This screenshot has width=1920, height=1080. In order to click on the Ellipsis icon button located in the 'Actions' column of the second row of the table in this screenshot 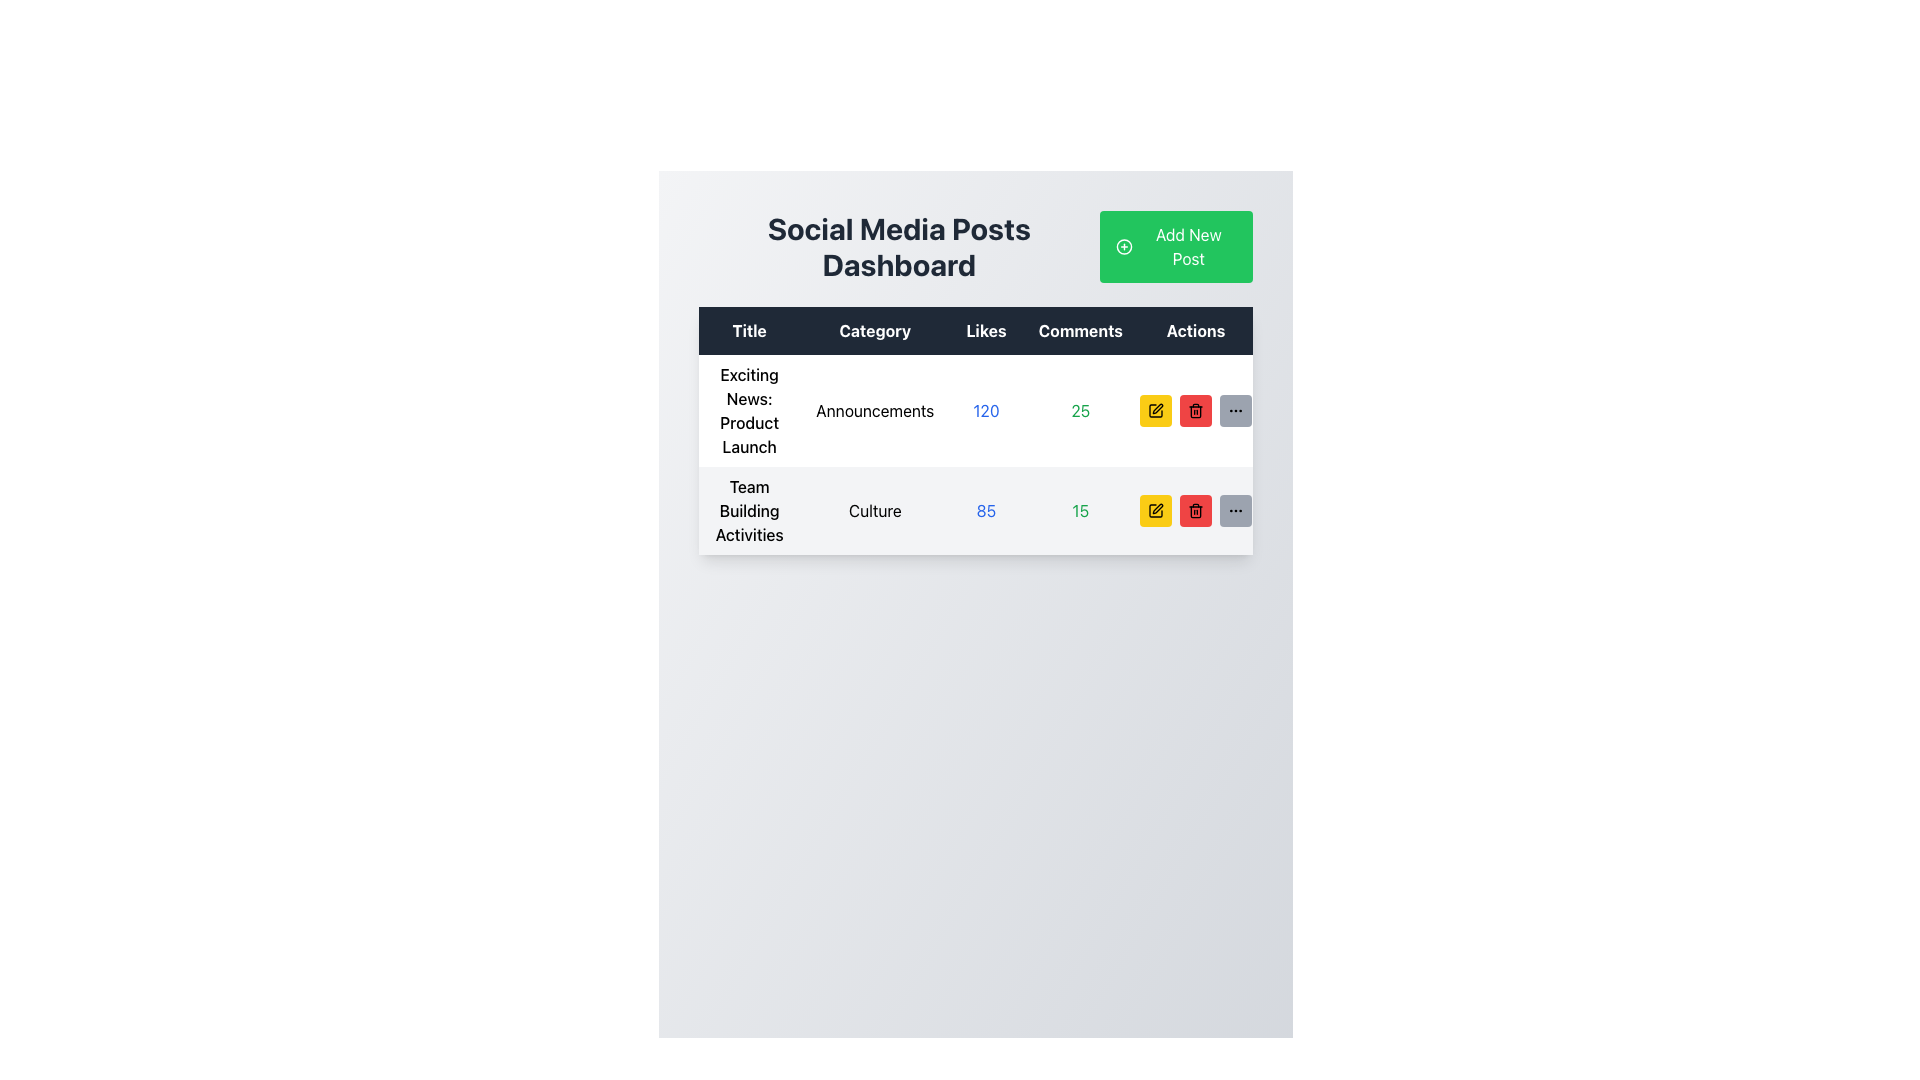, I will do `click(1235, 410)`.